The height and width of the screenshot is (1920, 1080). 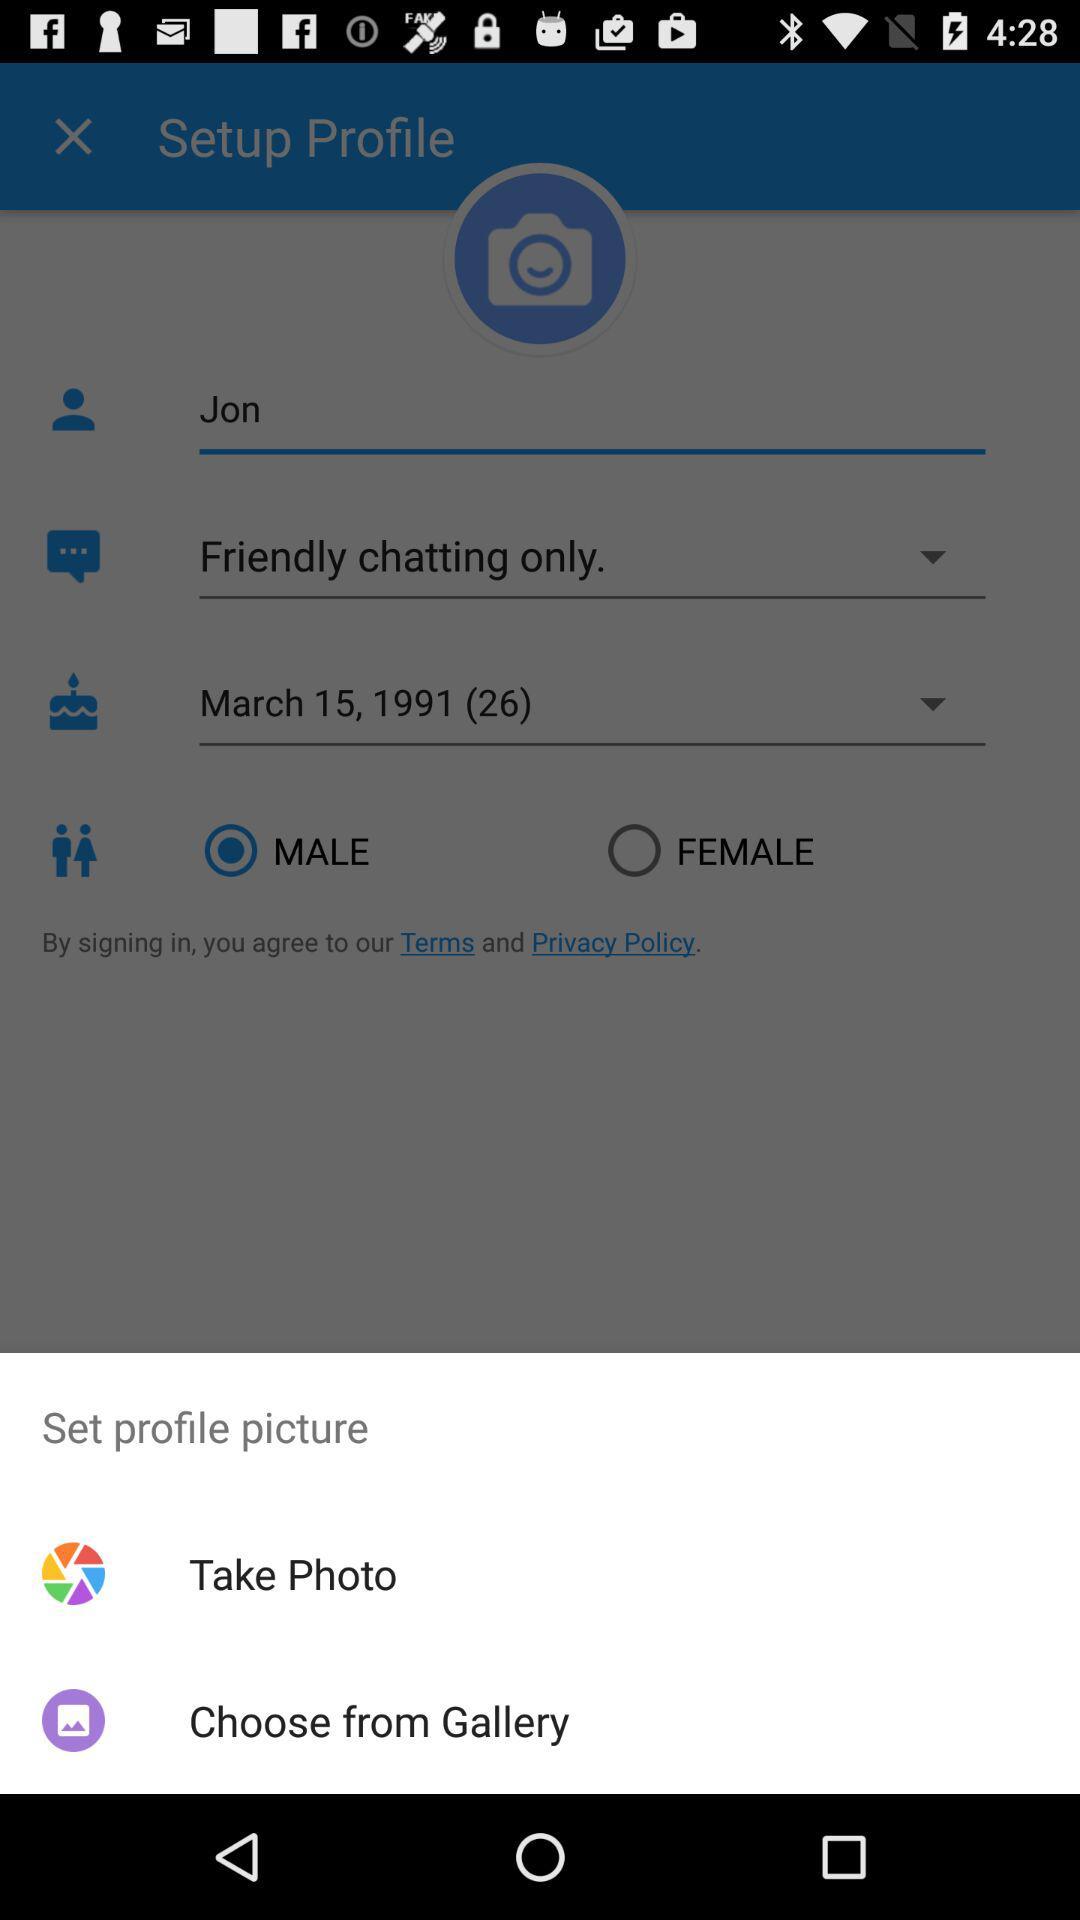 I want to click on icon at the center, so click(x=540, y=927).